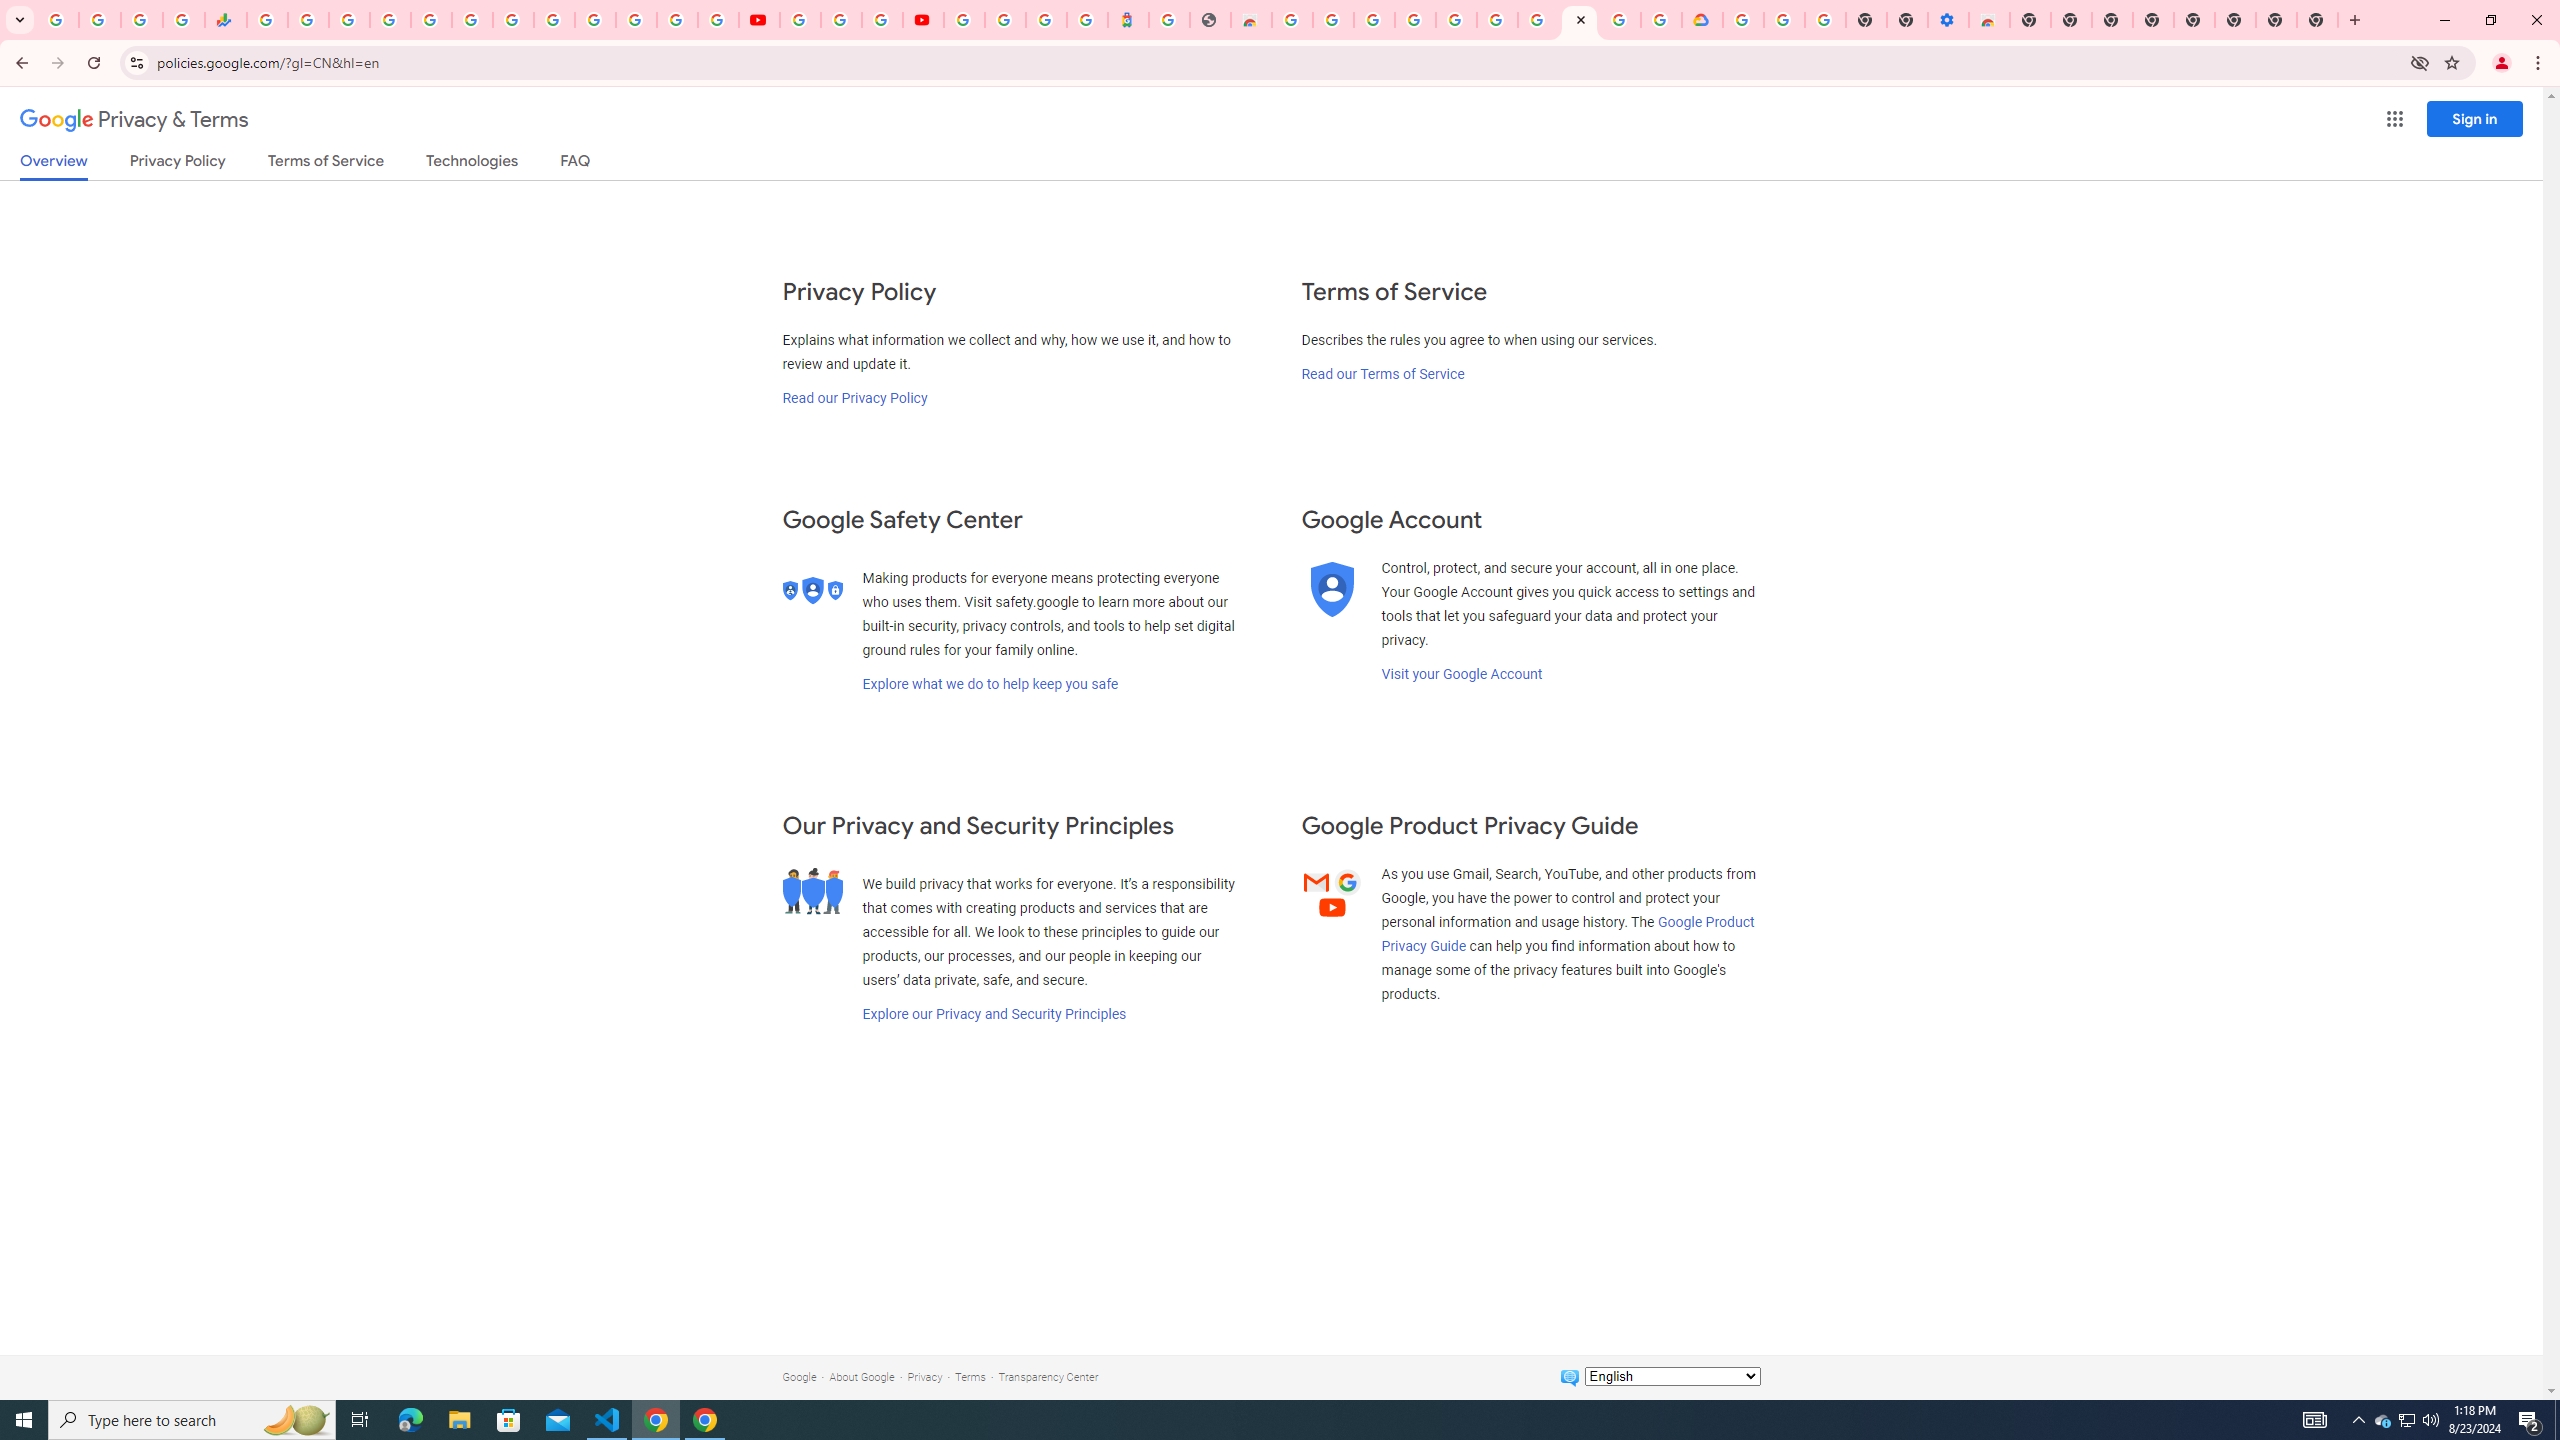 The width and height of the screenshot is (2560, 1440). Describe the element at coordinates (861, 1376) in the screenshot. I see `'About Google'` at that location.